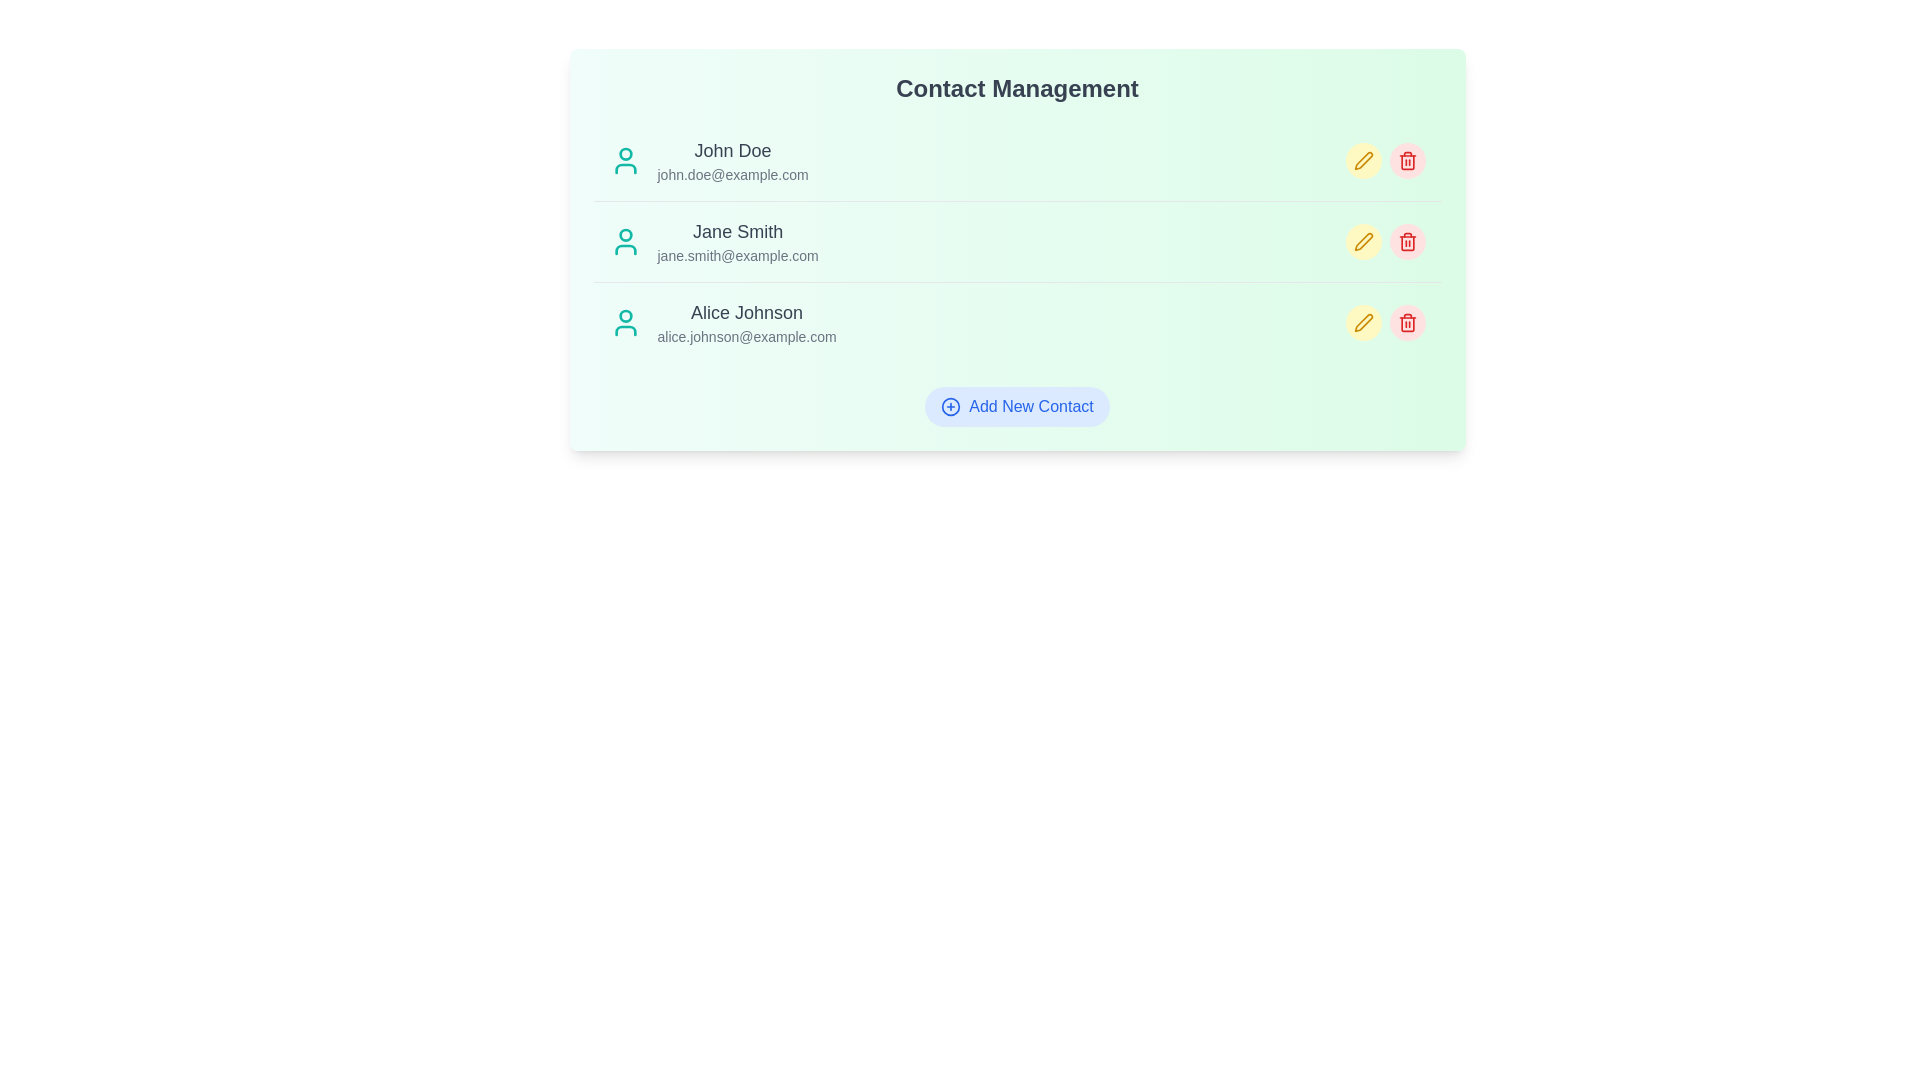 This screenshot has width=1920, height=1080. What do you see at coordinates (1017, 406) in the screenshot?
I see `the 'Add New Contact' button to initiate adding a new contact` at bounding box center [1017, 406].